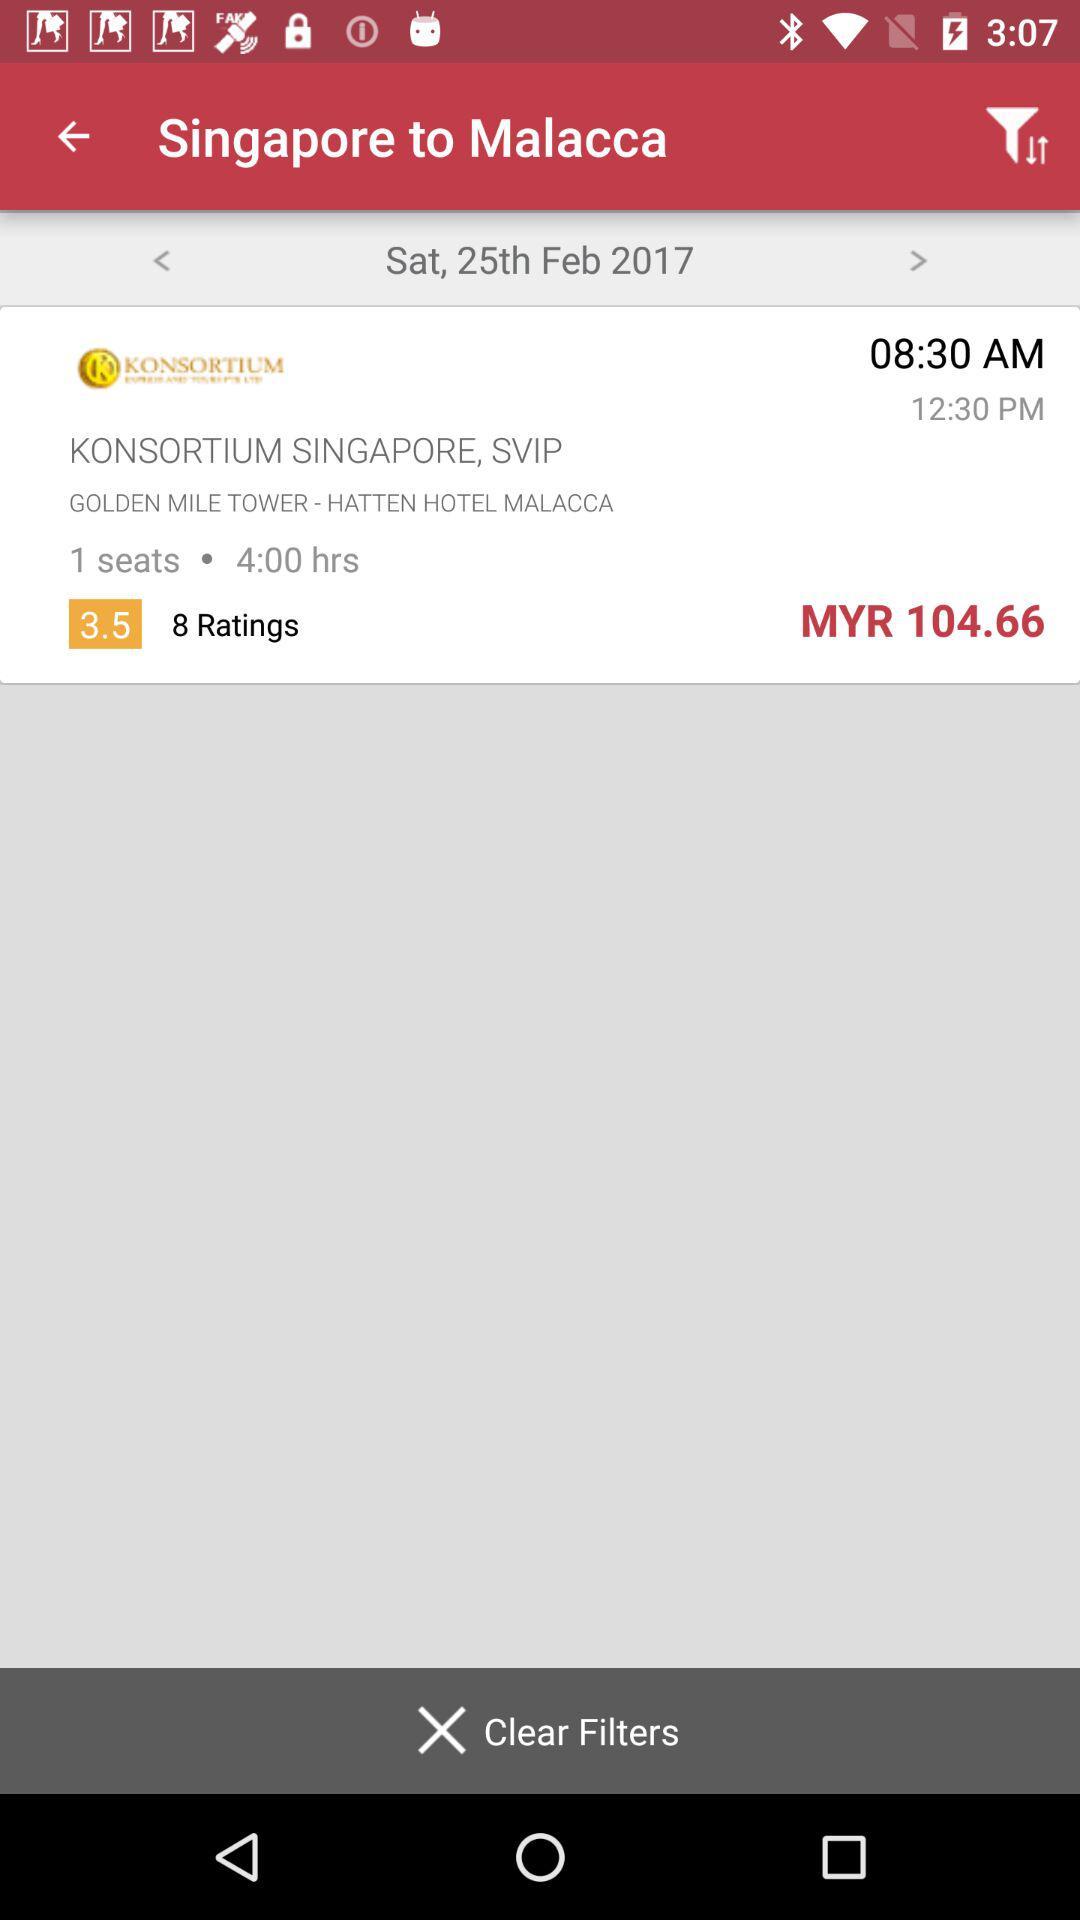 This screenshot has width=1080, height=1920. Describe the element at coordinates (72, 135) in the screenshot. I see `app next to singapore to malacca app` at that location.